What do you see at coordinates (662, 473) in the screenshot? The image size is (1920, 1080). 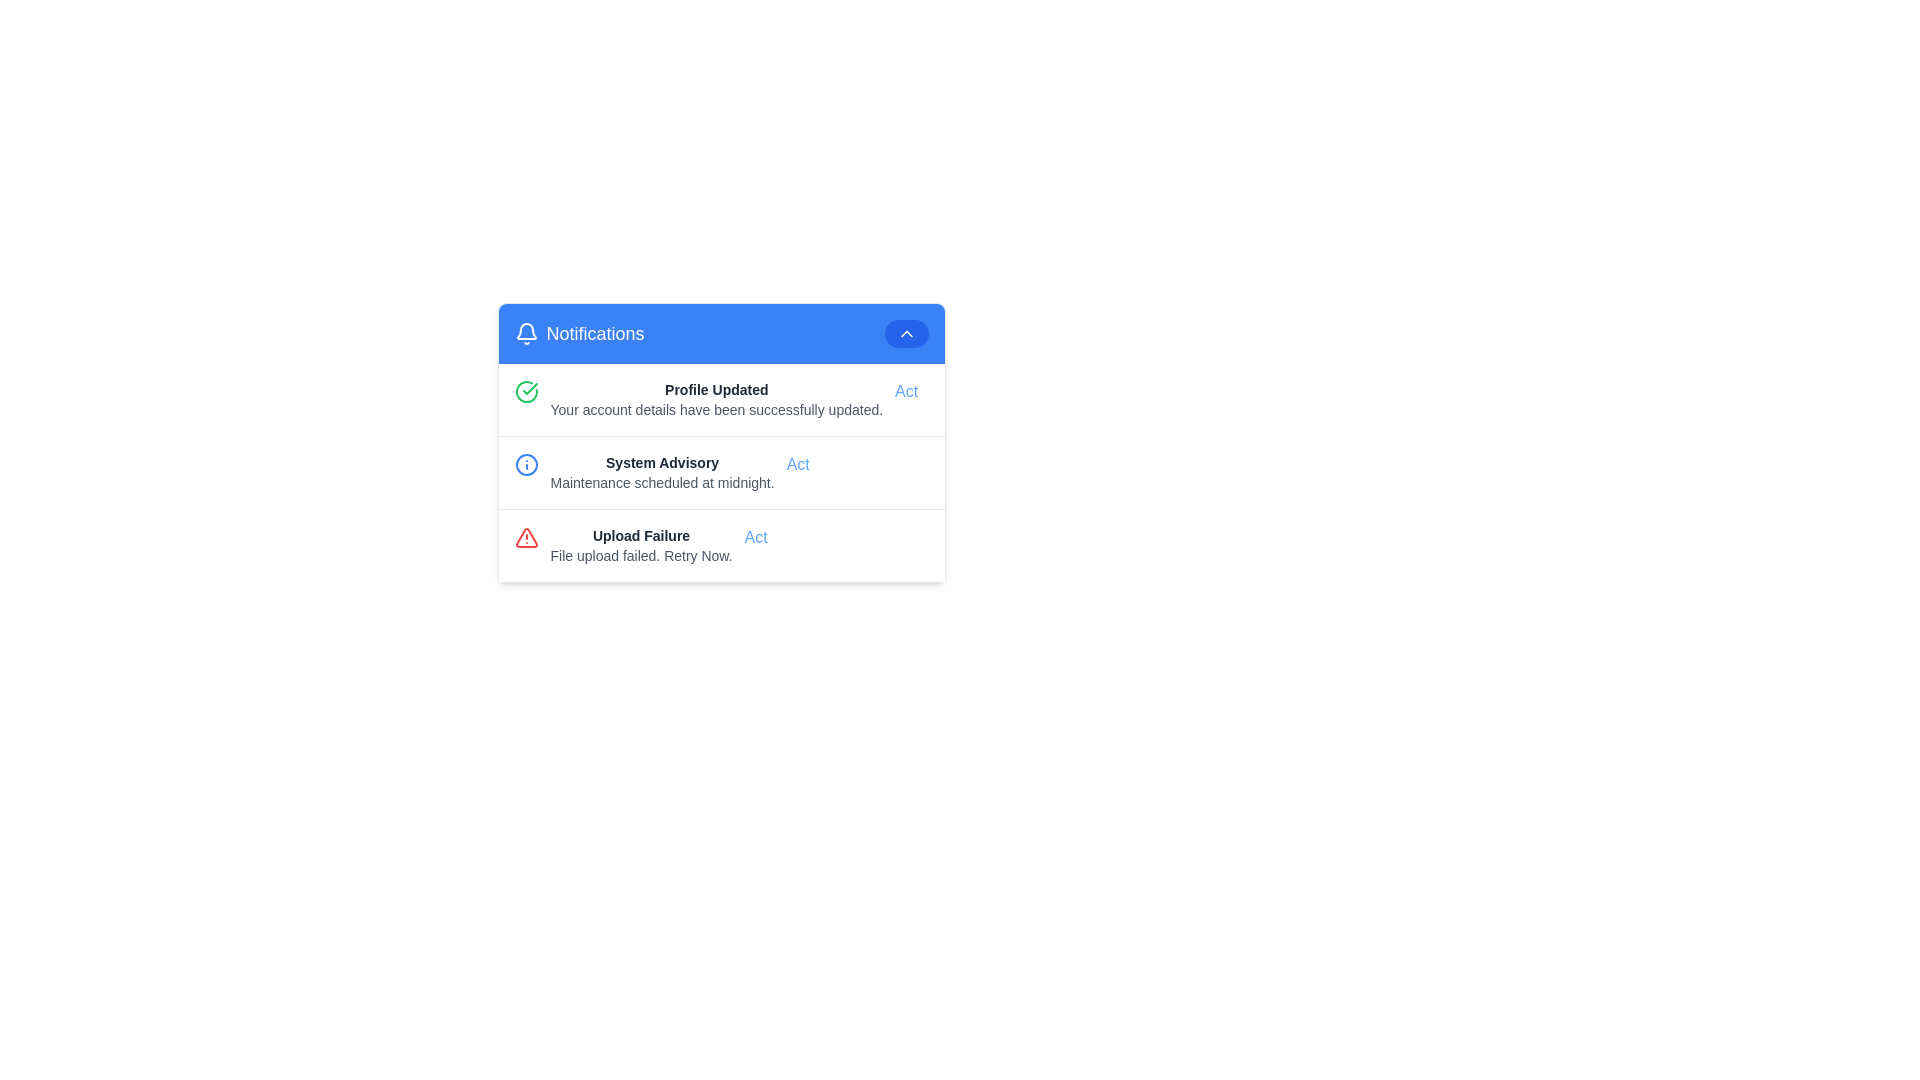 I see `text content of the Text Display Component that displays a notification about a scheduled maintenance event, located centrally in the notification section` at bounding box center [662, 473].